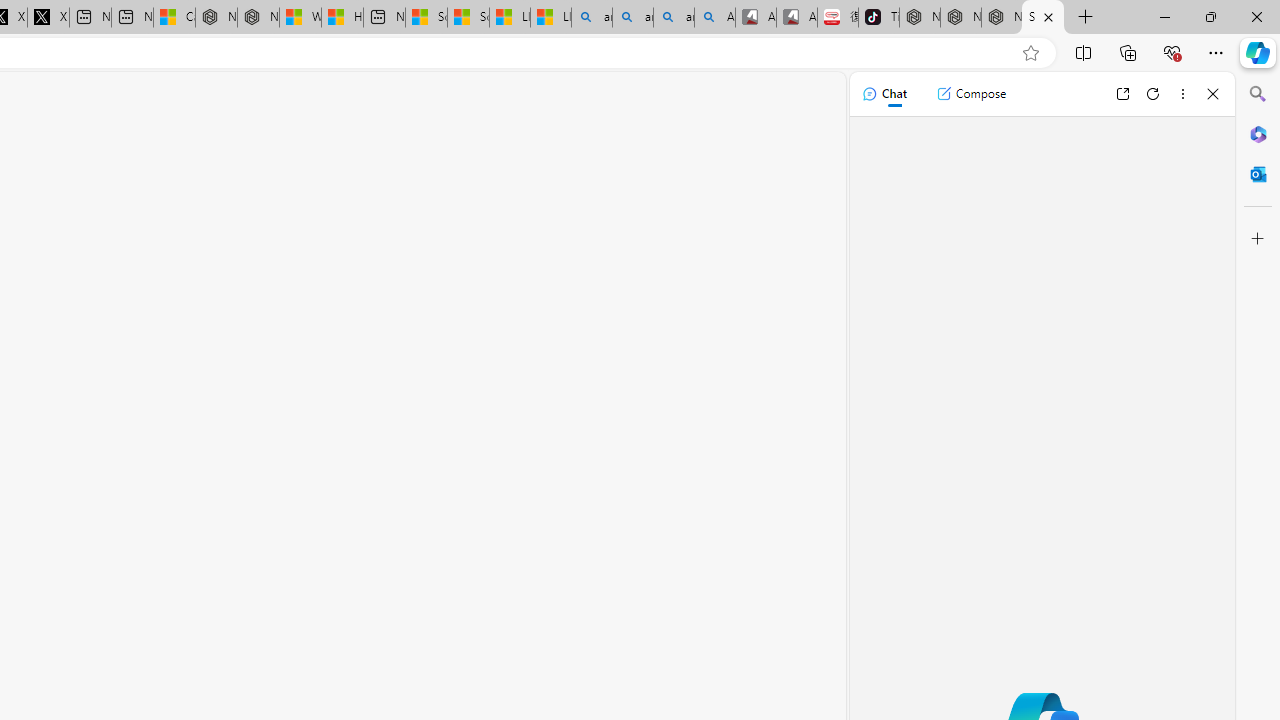 The height and width of the screenshot is (720, 1280). Describe the element at coordinates (878, 17) in the screenshot. I see `'TikTok'` at that location.